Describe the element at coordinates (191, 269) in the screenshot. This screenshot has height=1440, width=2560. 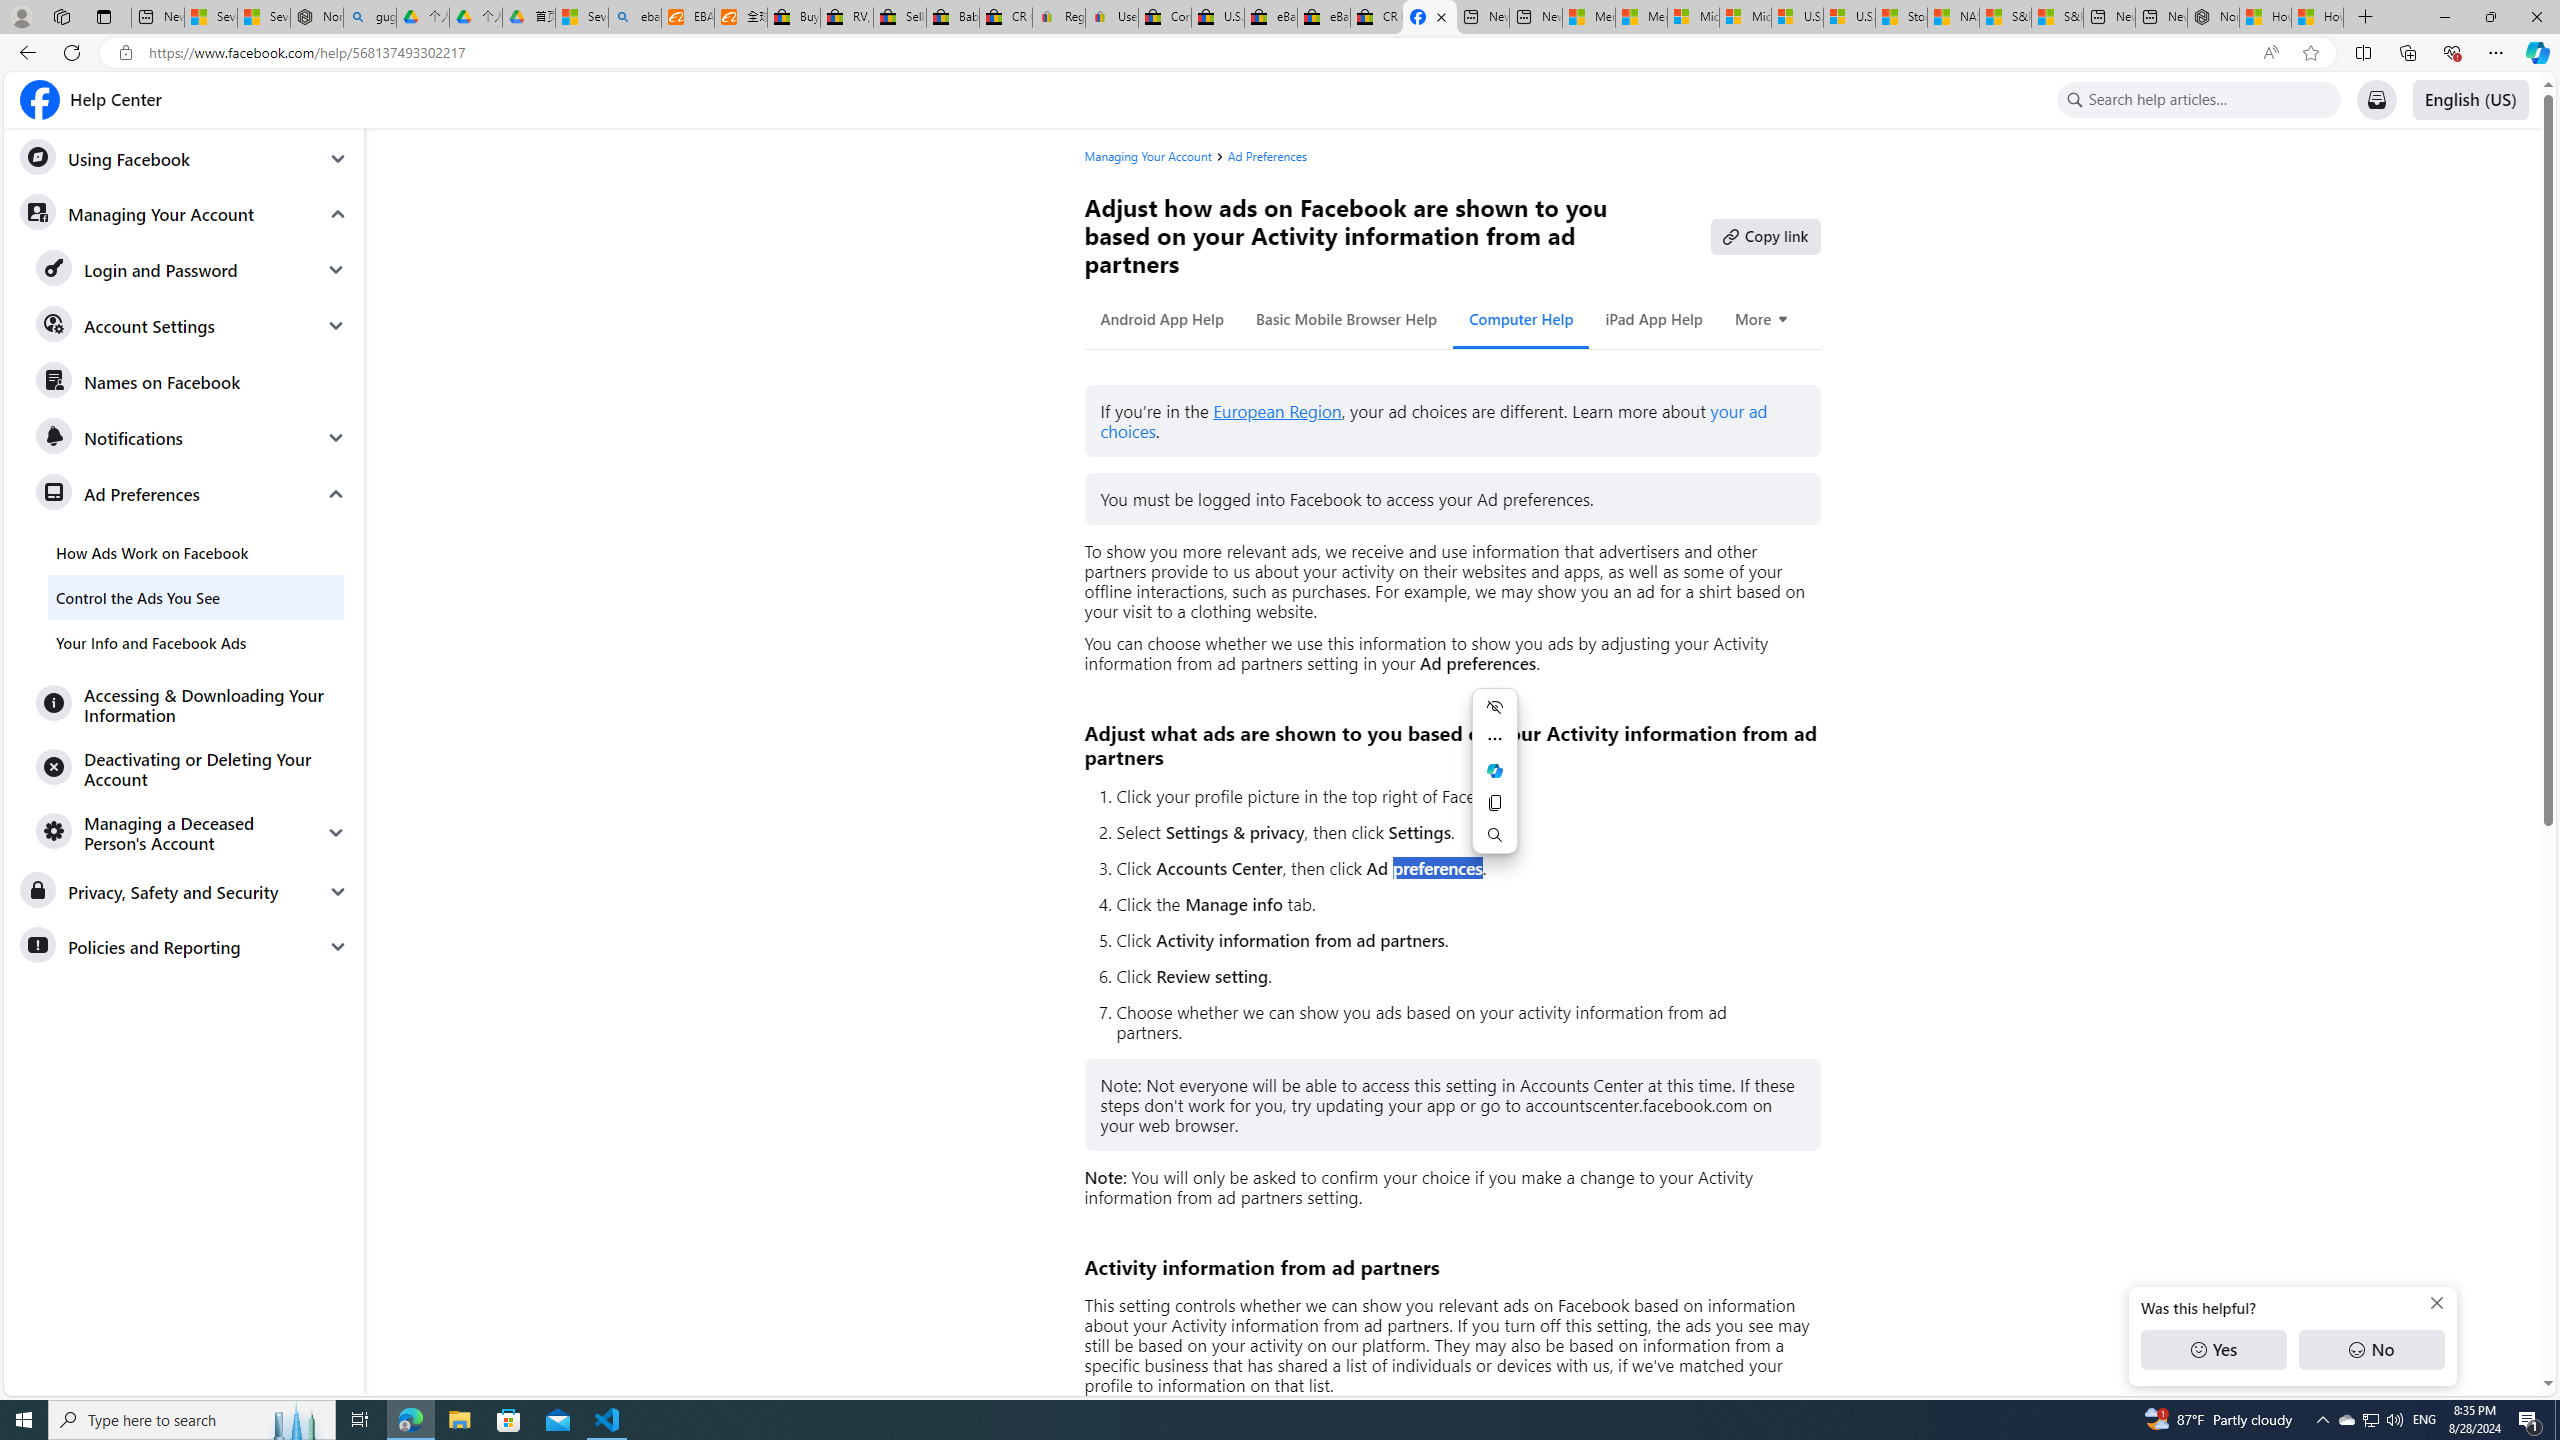
I see `'Login and Password Expand'` at that location.